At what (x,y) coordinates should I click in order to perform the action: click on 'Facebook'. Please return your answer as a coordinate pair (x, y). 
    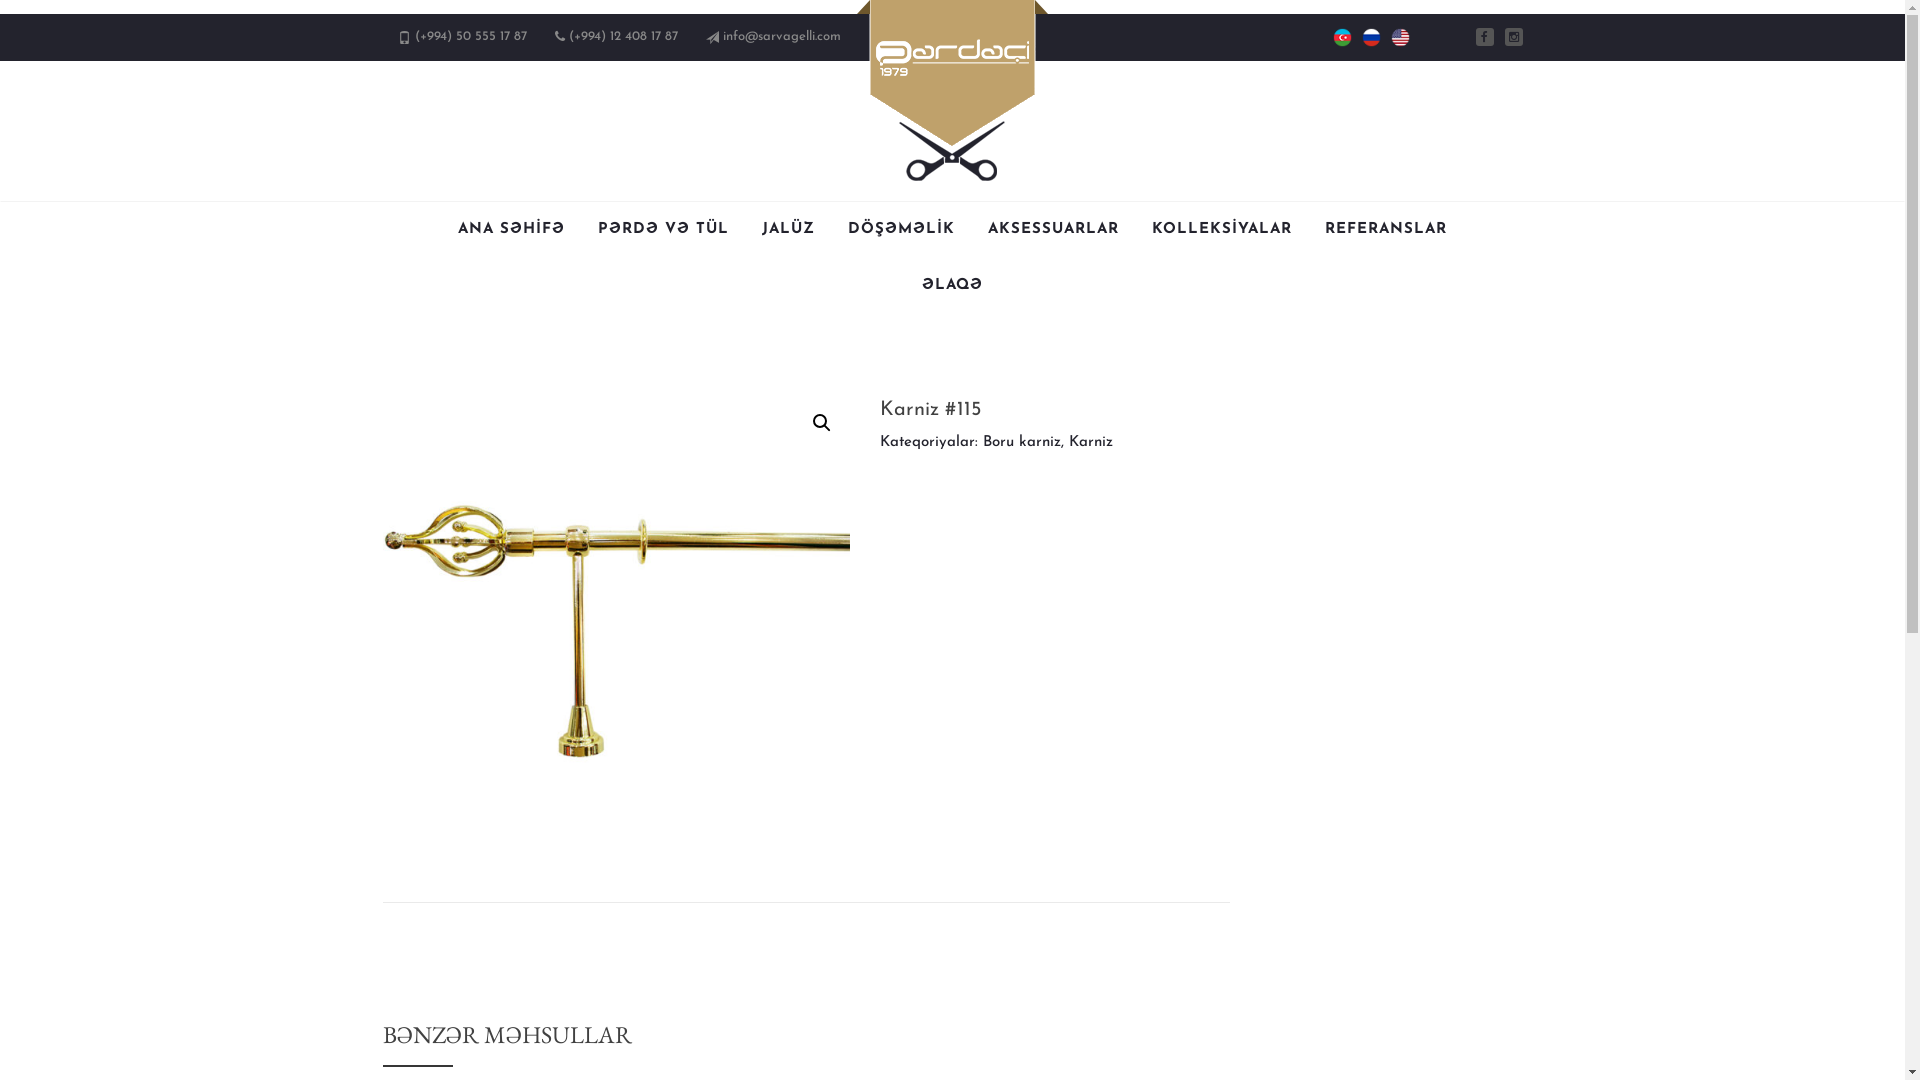
    Looking at the image, I should click on (1484, 37).